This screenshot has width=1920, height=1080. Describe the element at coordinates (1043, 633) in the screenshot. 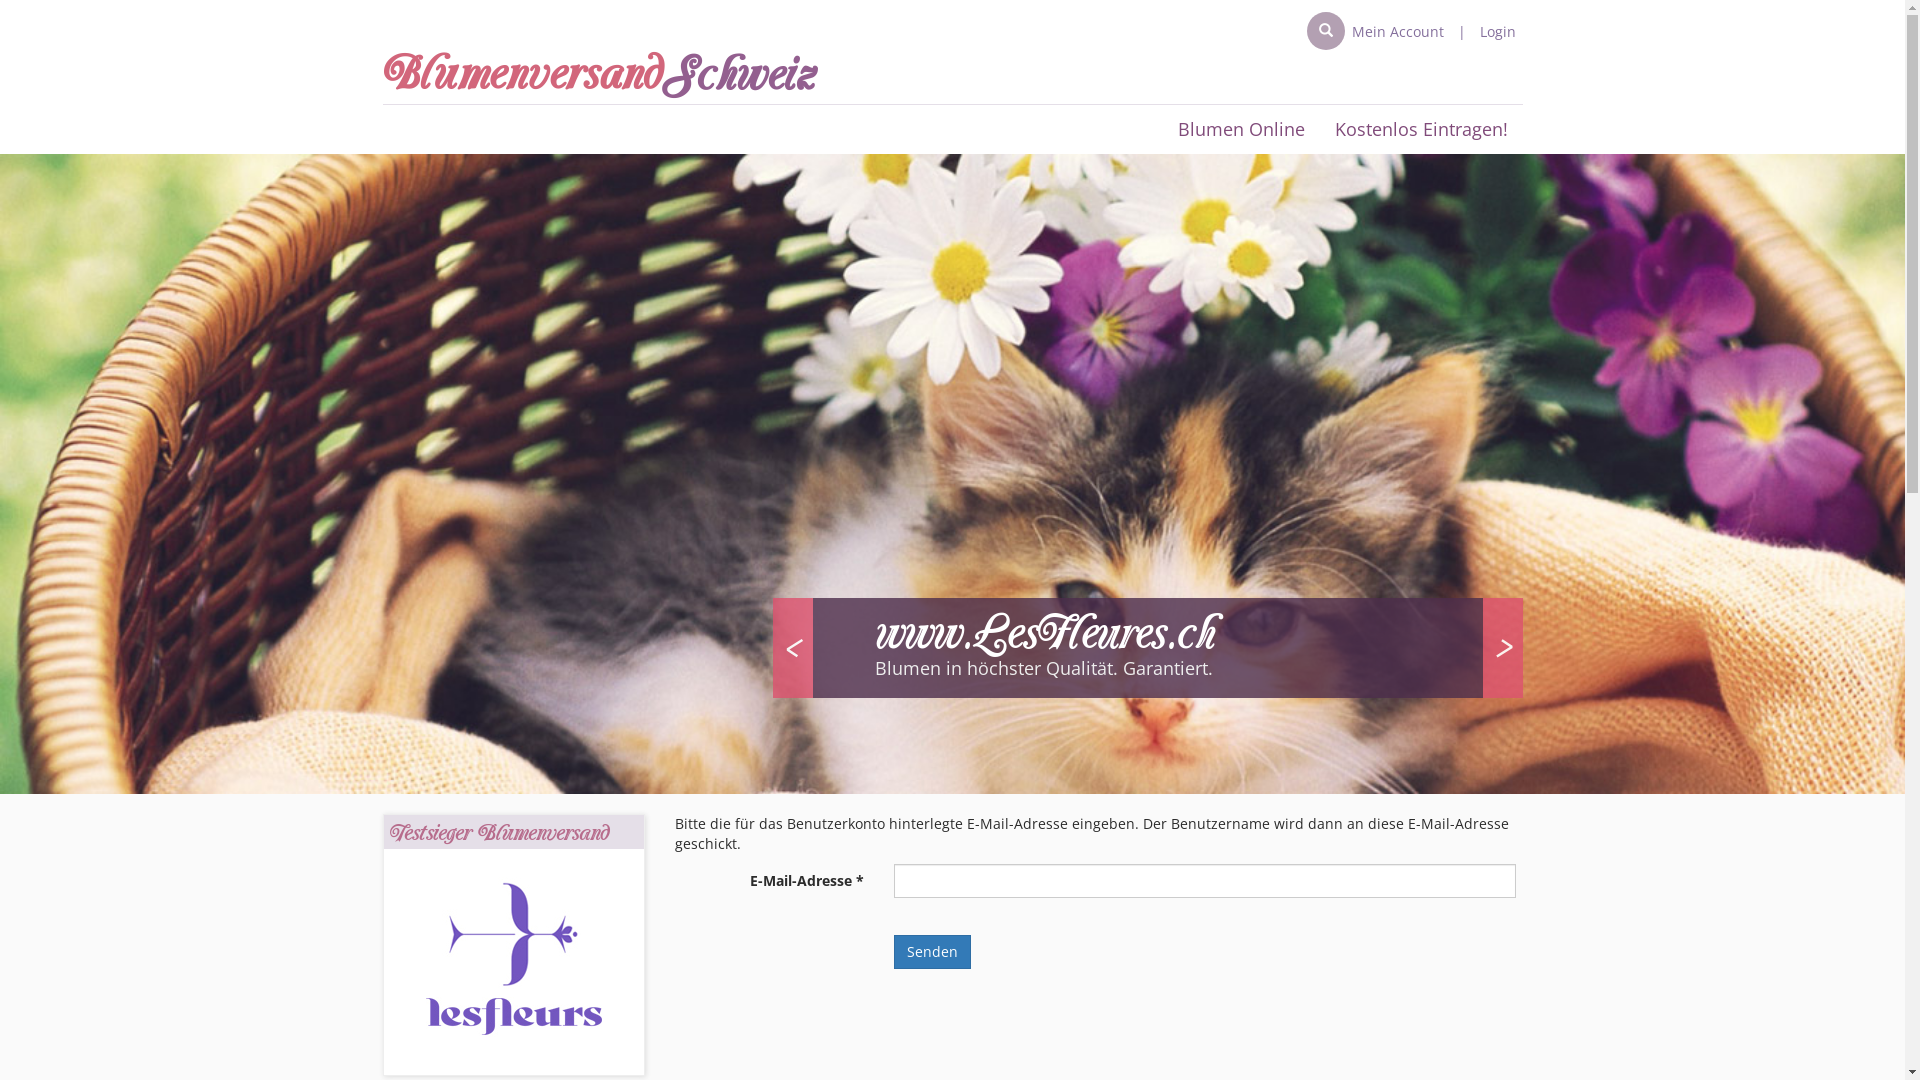

I see `'www.LesFleures.ch'` at that location.